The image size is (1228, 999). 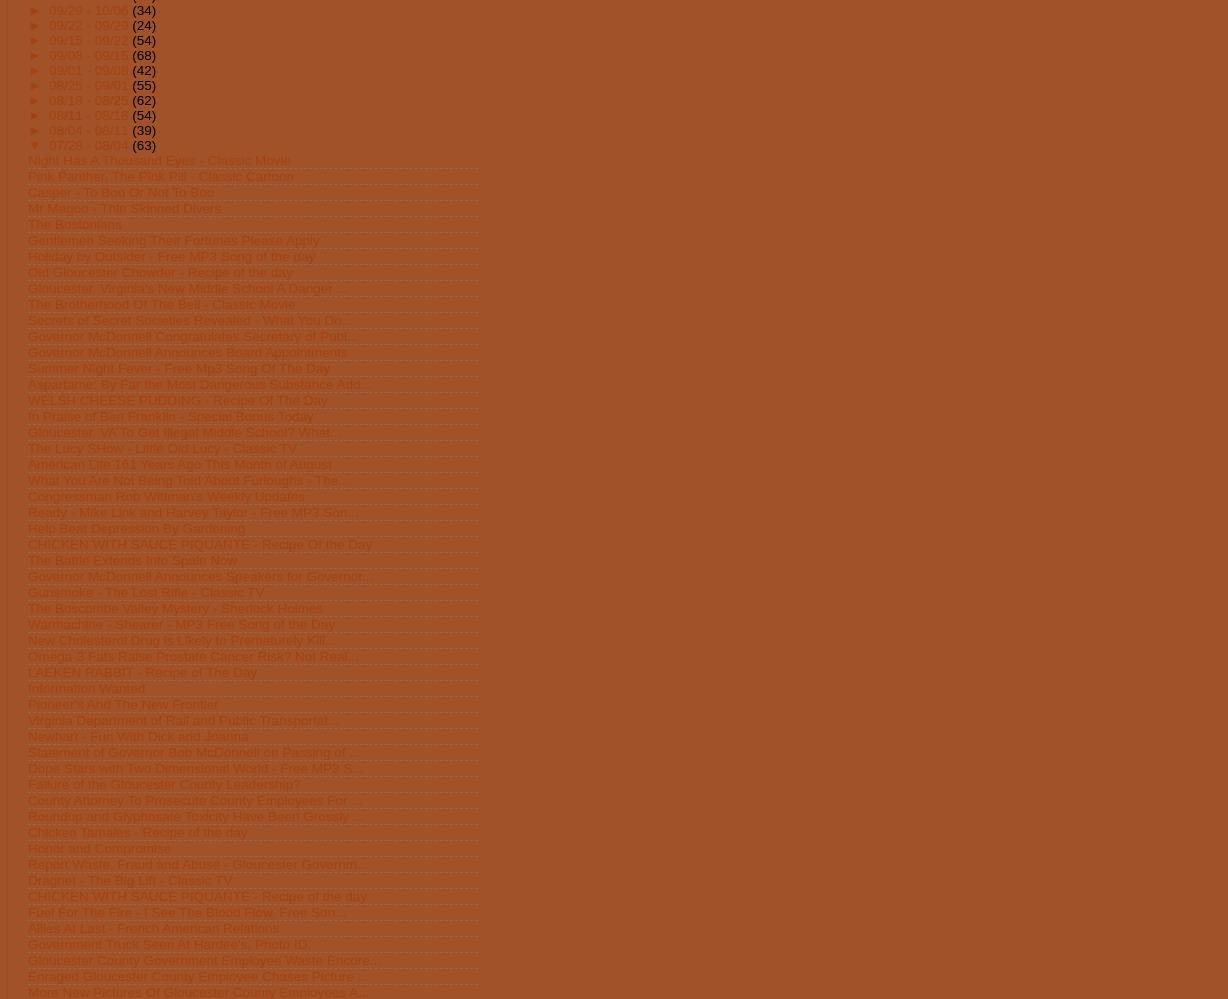 What do you see at coordinates (158, 159) in the screenshot?
I see `'Night Has A Thousand Eyes - Classic Movie'` at bounding box center [158, 159].